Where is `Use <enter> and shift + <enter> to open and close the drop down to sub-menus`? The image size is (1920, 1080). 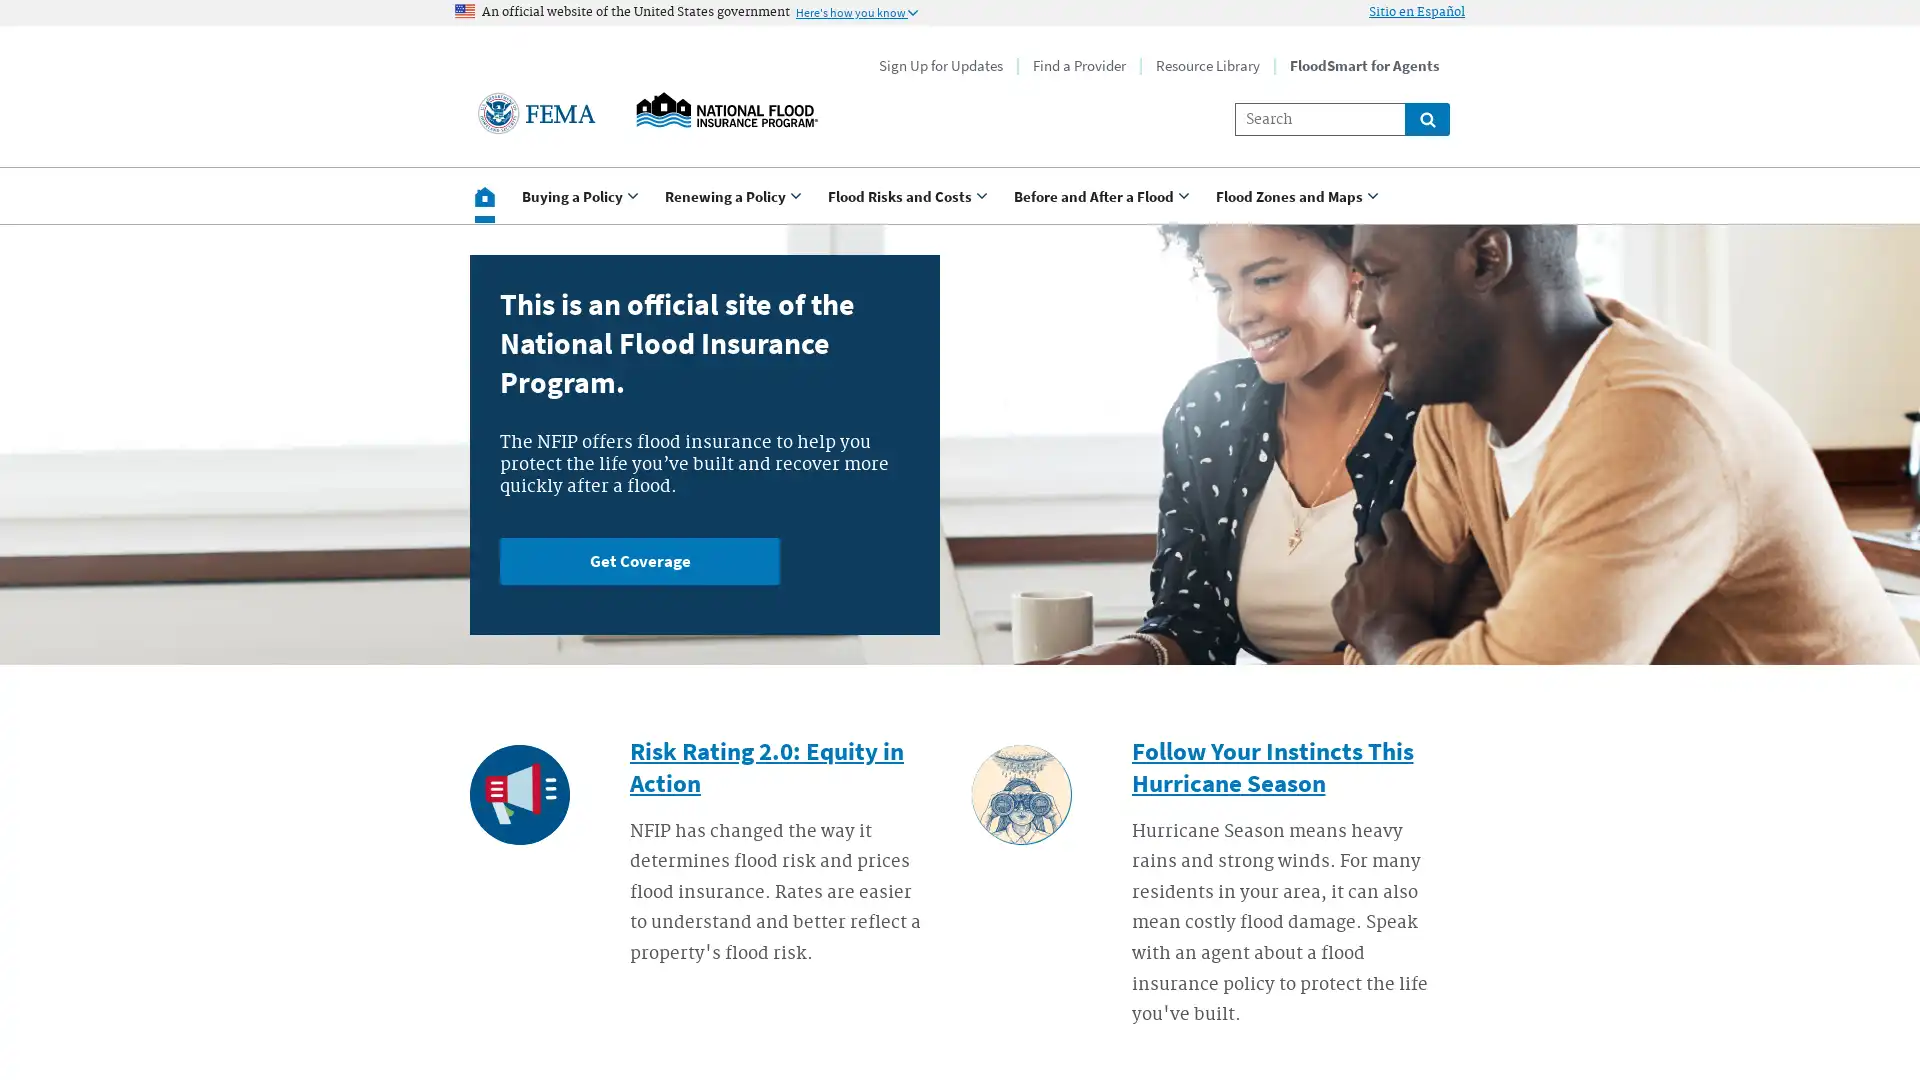 Use <enter> and shift + <enter> to open and close the drop down to sub-menus is located at coordinates (1300, 195).